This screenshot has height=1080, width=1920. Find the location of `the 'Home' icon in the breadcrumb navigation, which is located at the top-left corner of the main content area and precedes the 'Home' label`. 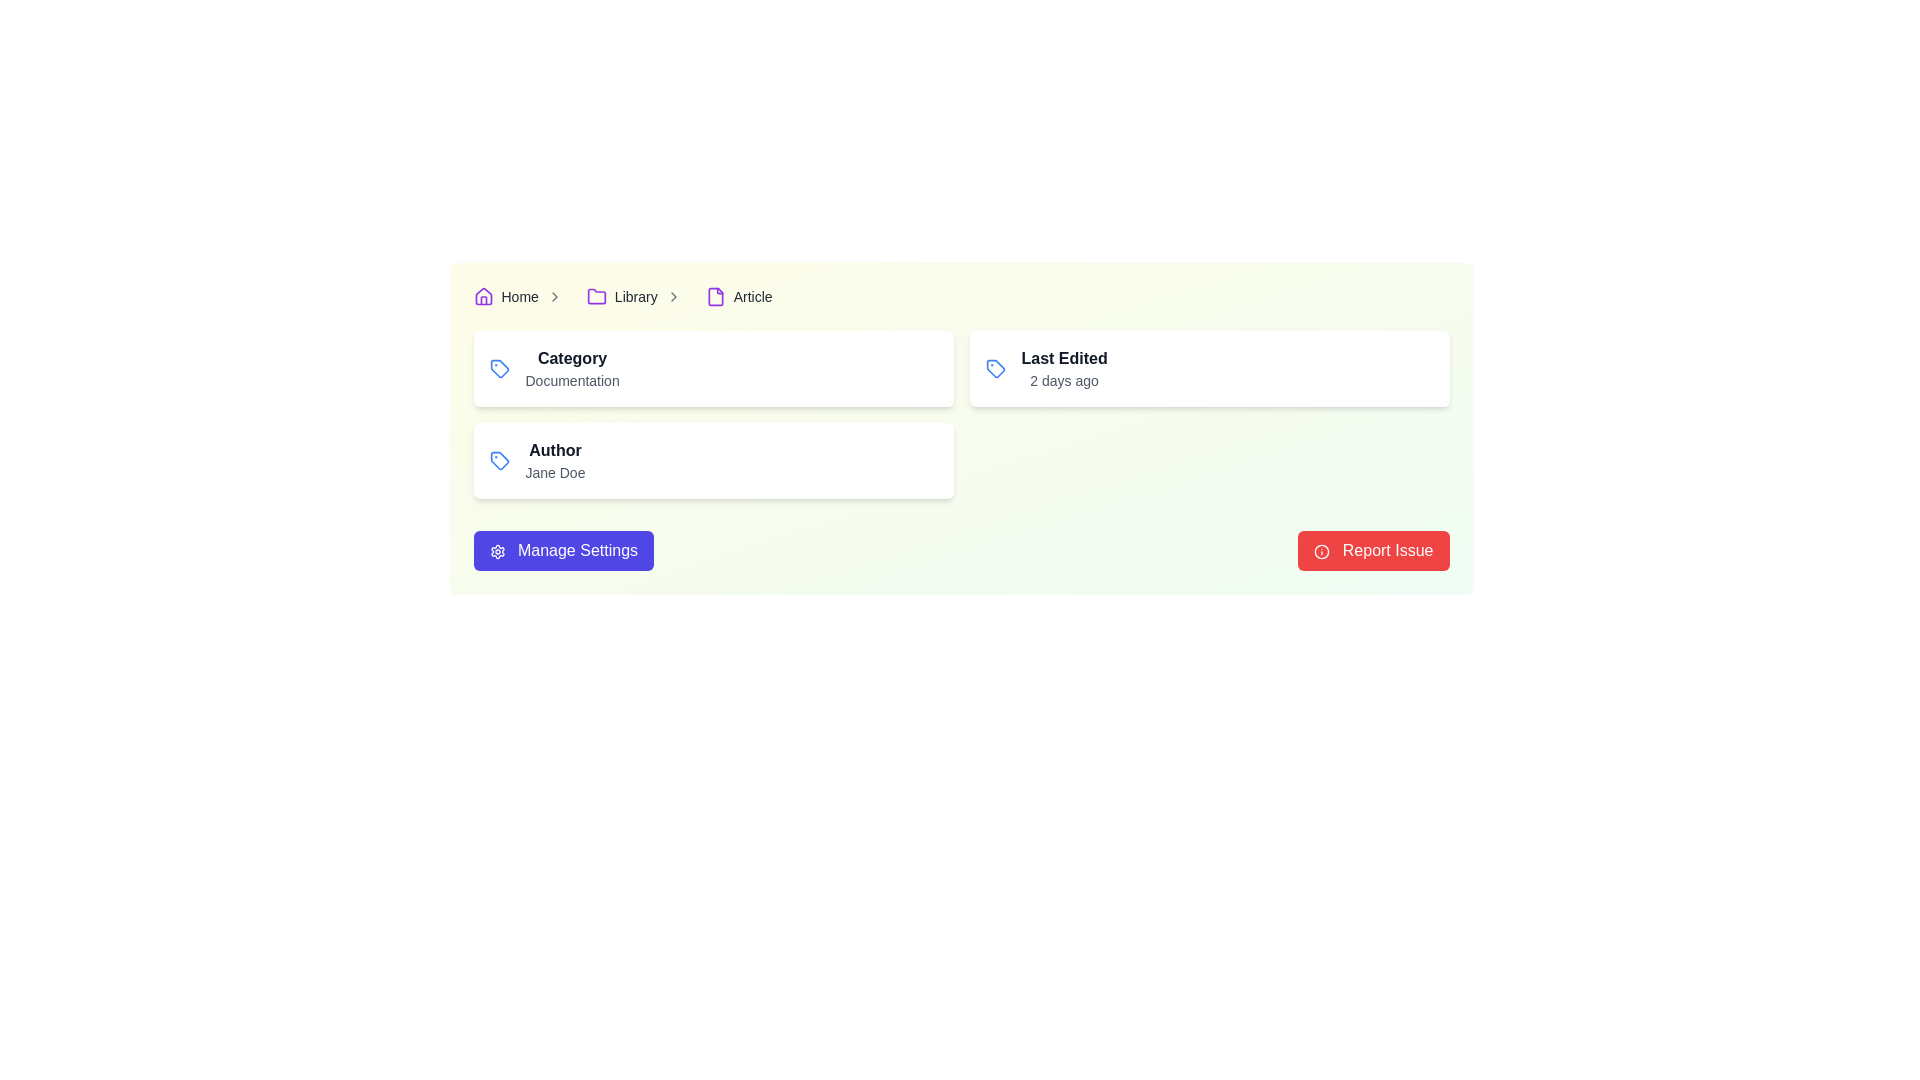

the 'Home' icon in the breadcrumb navigation, which is located at the top-left corner of the main content area and precedes the 'Home' label is located at coordinates (483, 296).